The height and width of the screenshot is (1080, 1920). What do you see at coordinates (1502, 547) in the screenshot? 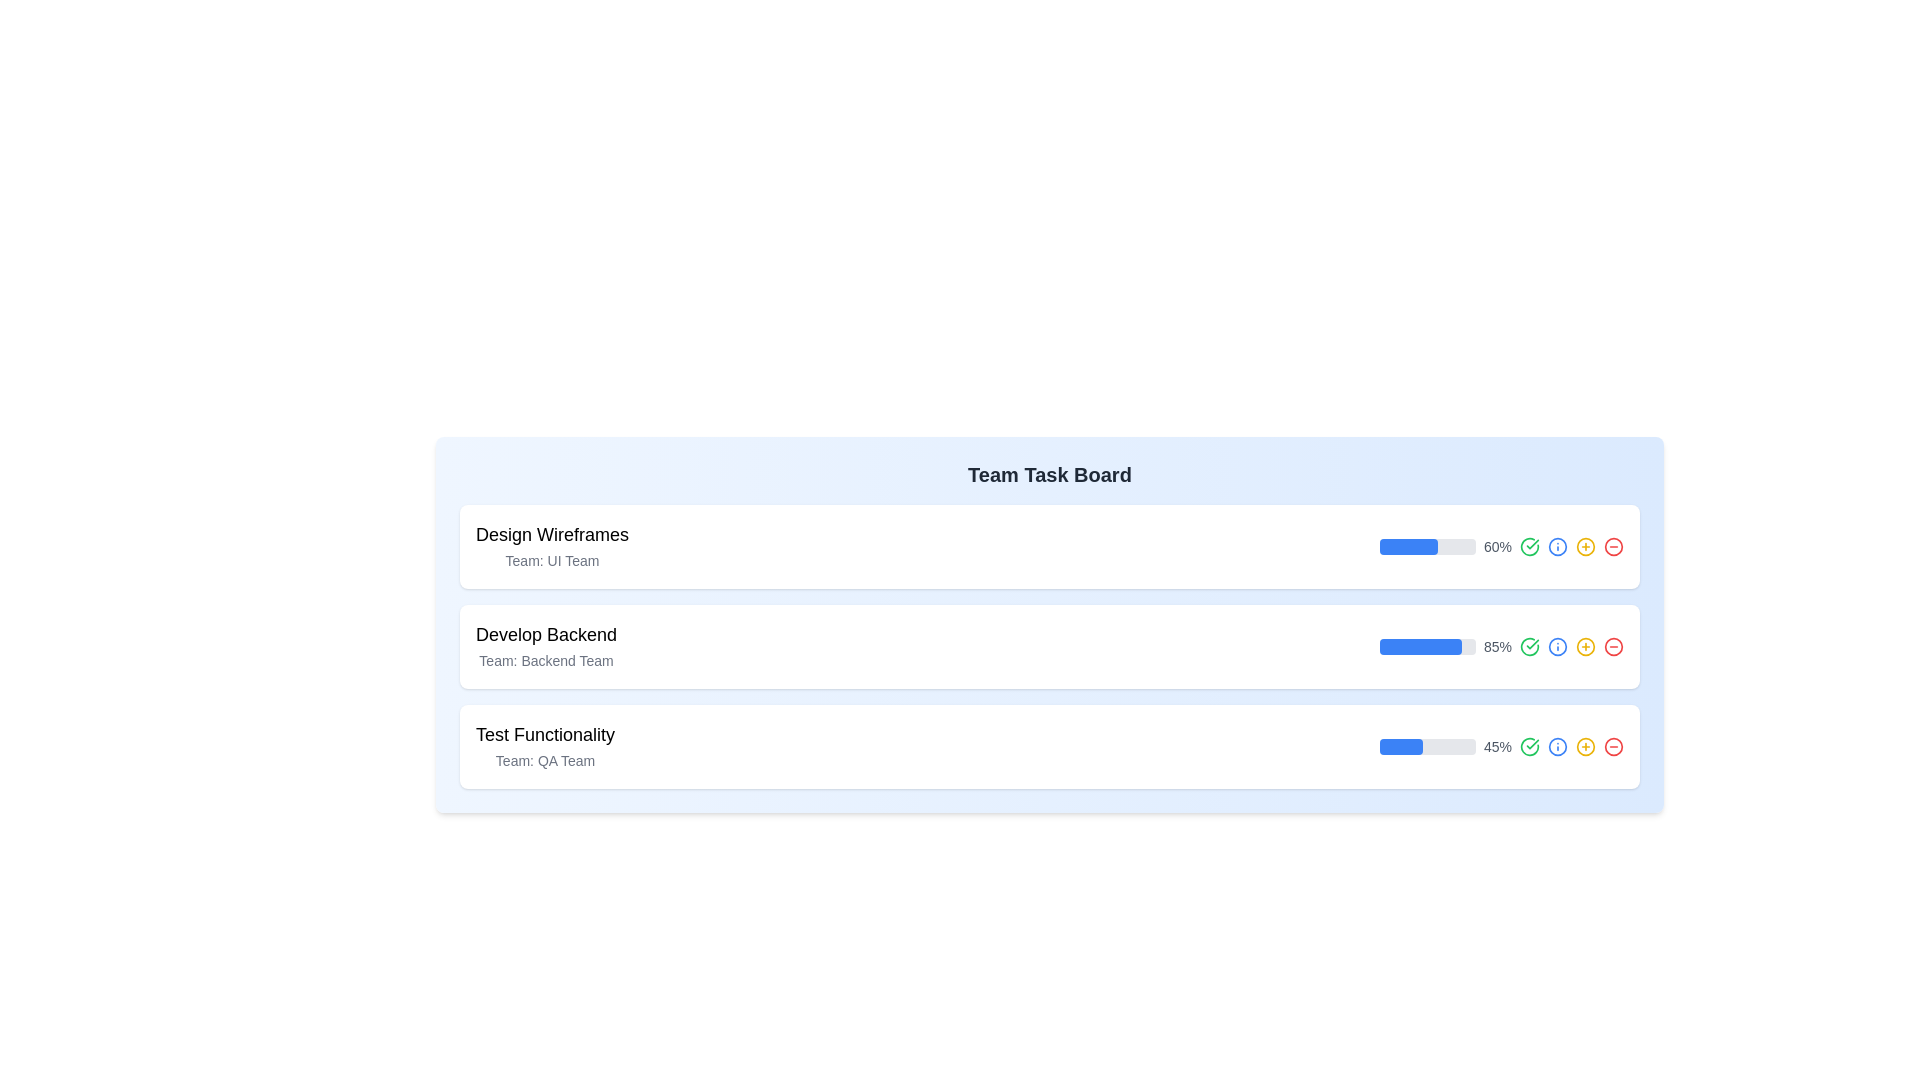
I see `the progress bar displaying '60%' and the adjacent icon buttons in the 'Design Wireframes' section of the 'Team Task Board' interface` at bounding box center [1502, 547].